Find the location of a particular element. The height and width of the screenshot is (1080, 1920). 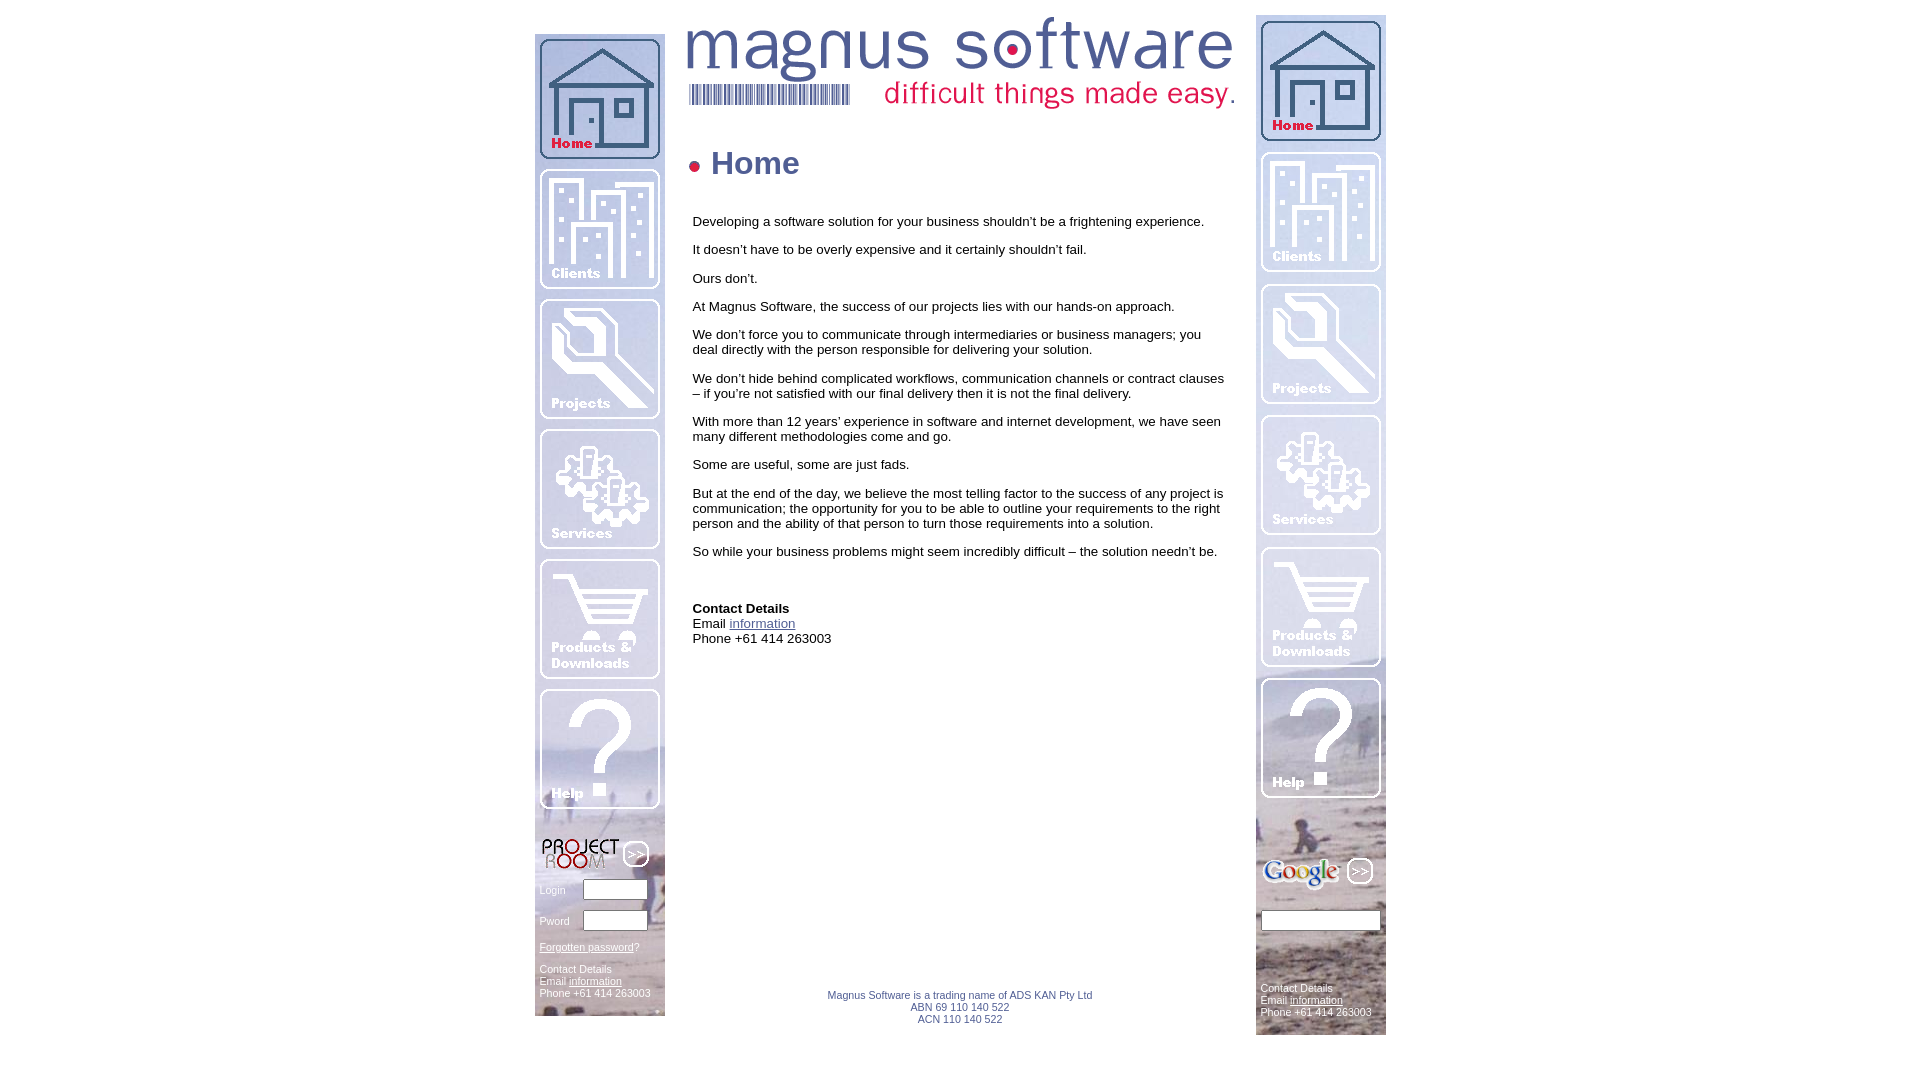

'information' is located at coordinates (594, 979).